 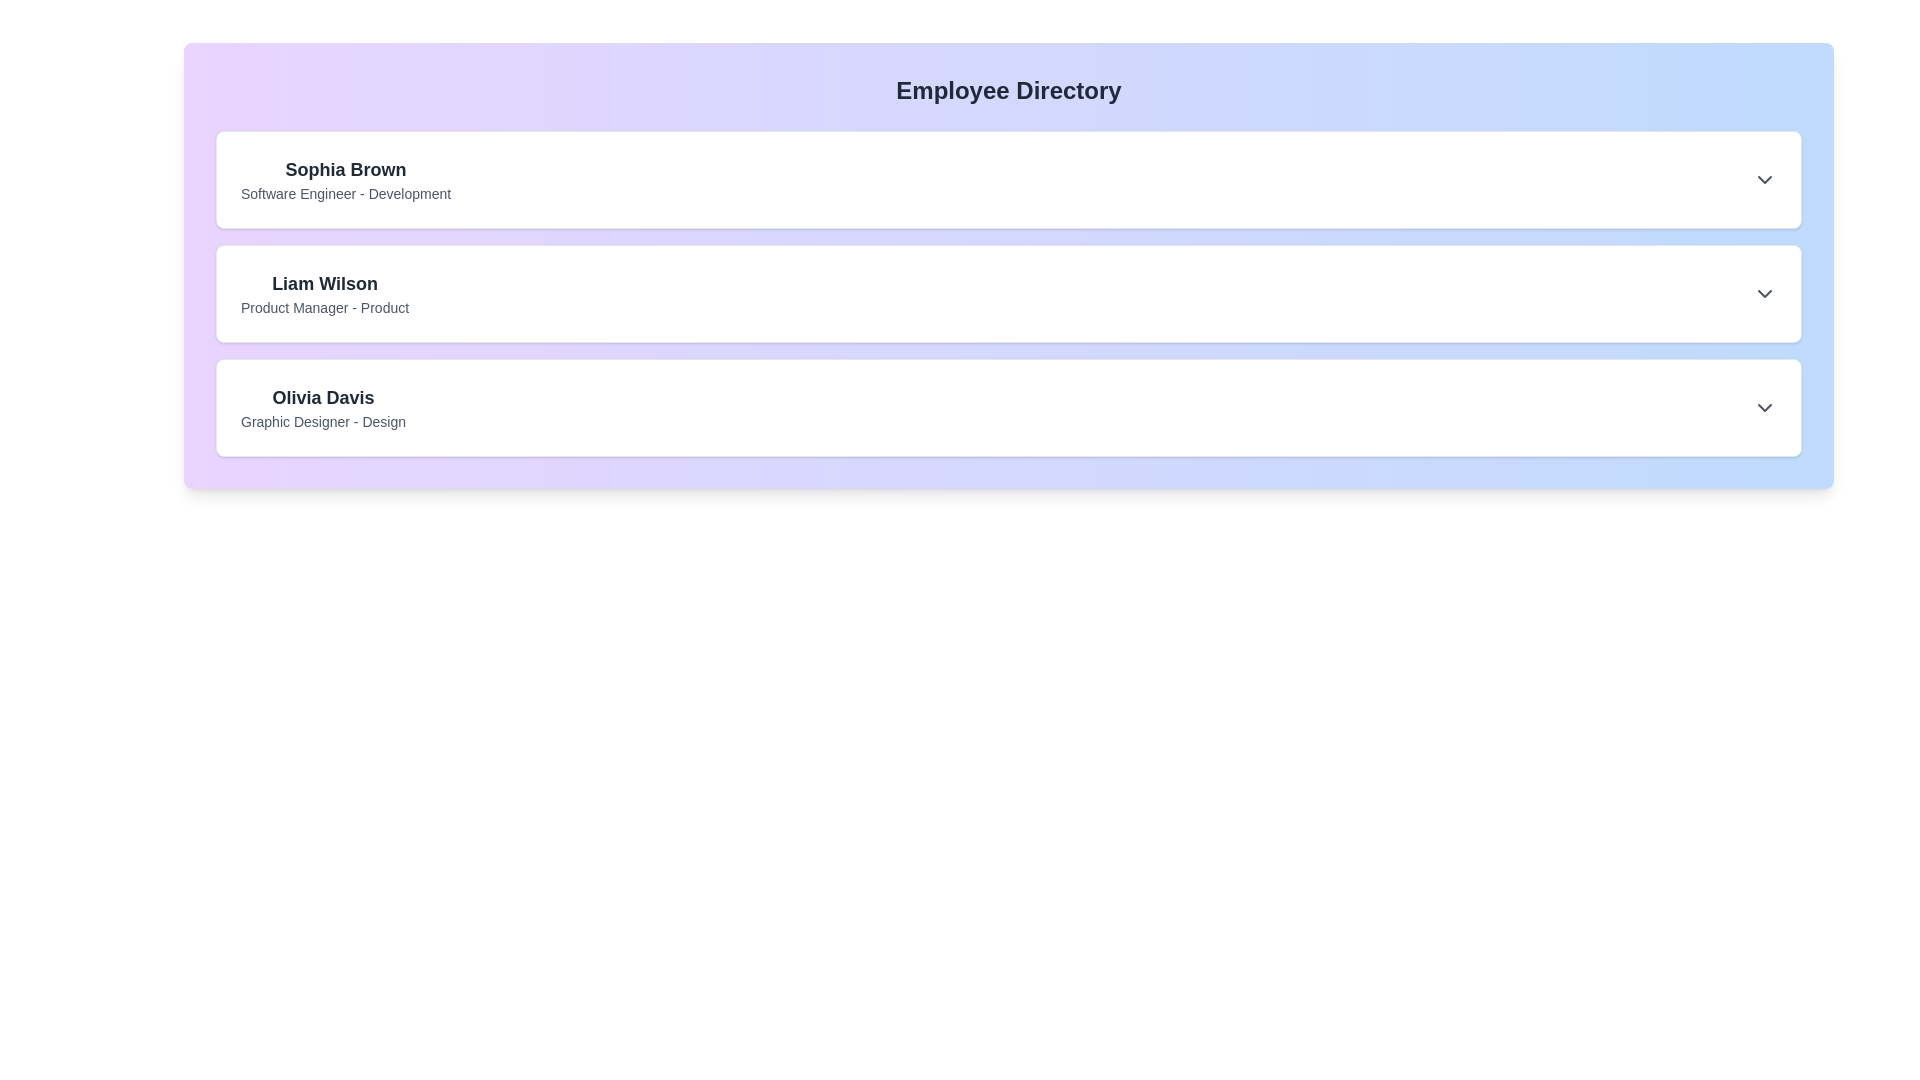 What do you see at coordinates (325, 308) in the screenshot?
I see `text label displaying 'Product Manager - Product' located below 'Liam Wilson' in the second card of the employee listings` at bounding box center [325, 308].